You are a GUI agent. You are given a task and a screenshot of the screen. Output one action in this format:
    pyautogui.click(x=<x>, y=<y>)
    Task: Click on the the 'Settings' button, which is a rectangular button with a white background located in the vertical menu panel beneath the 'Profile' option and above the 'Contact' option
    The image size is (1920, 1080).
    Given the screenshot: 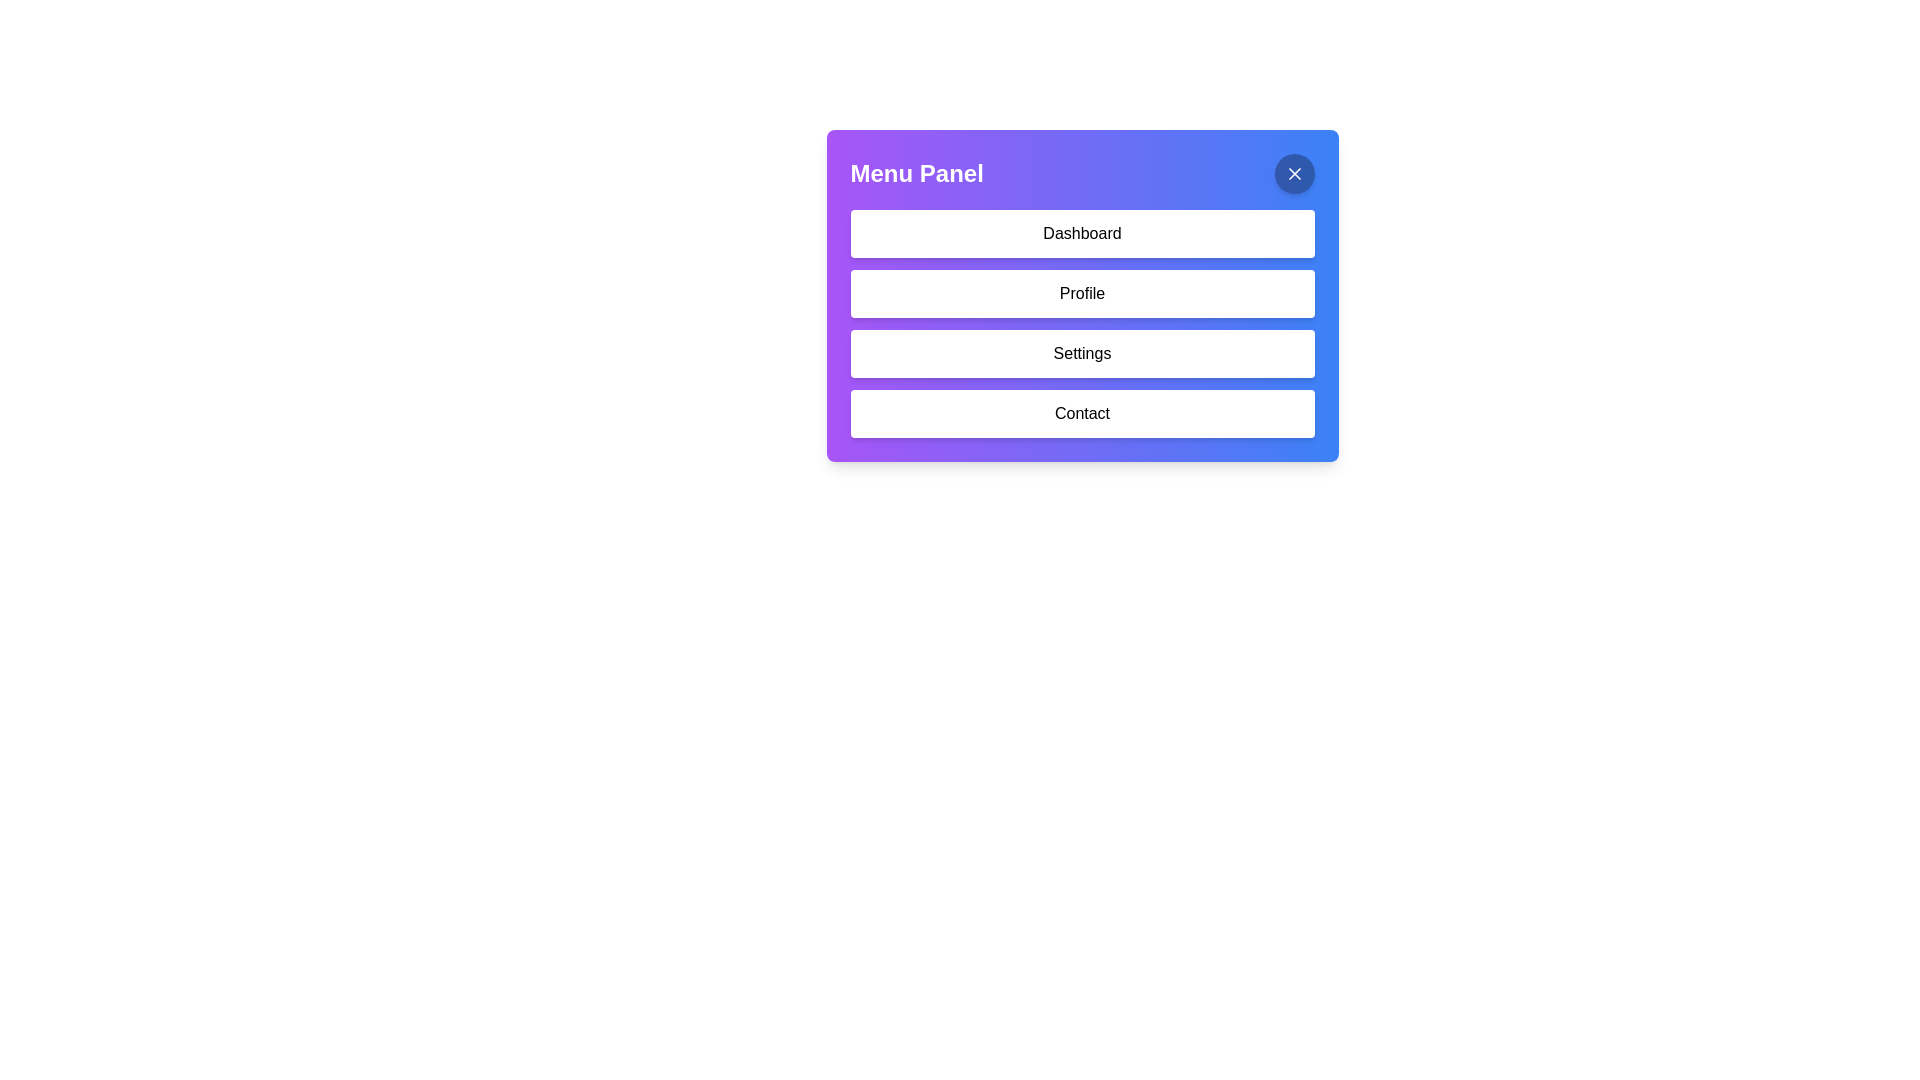 What is the action you would take?
    pyautogui.click(x=1081, y=353)
    